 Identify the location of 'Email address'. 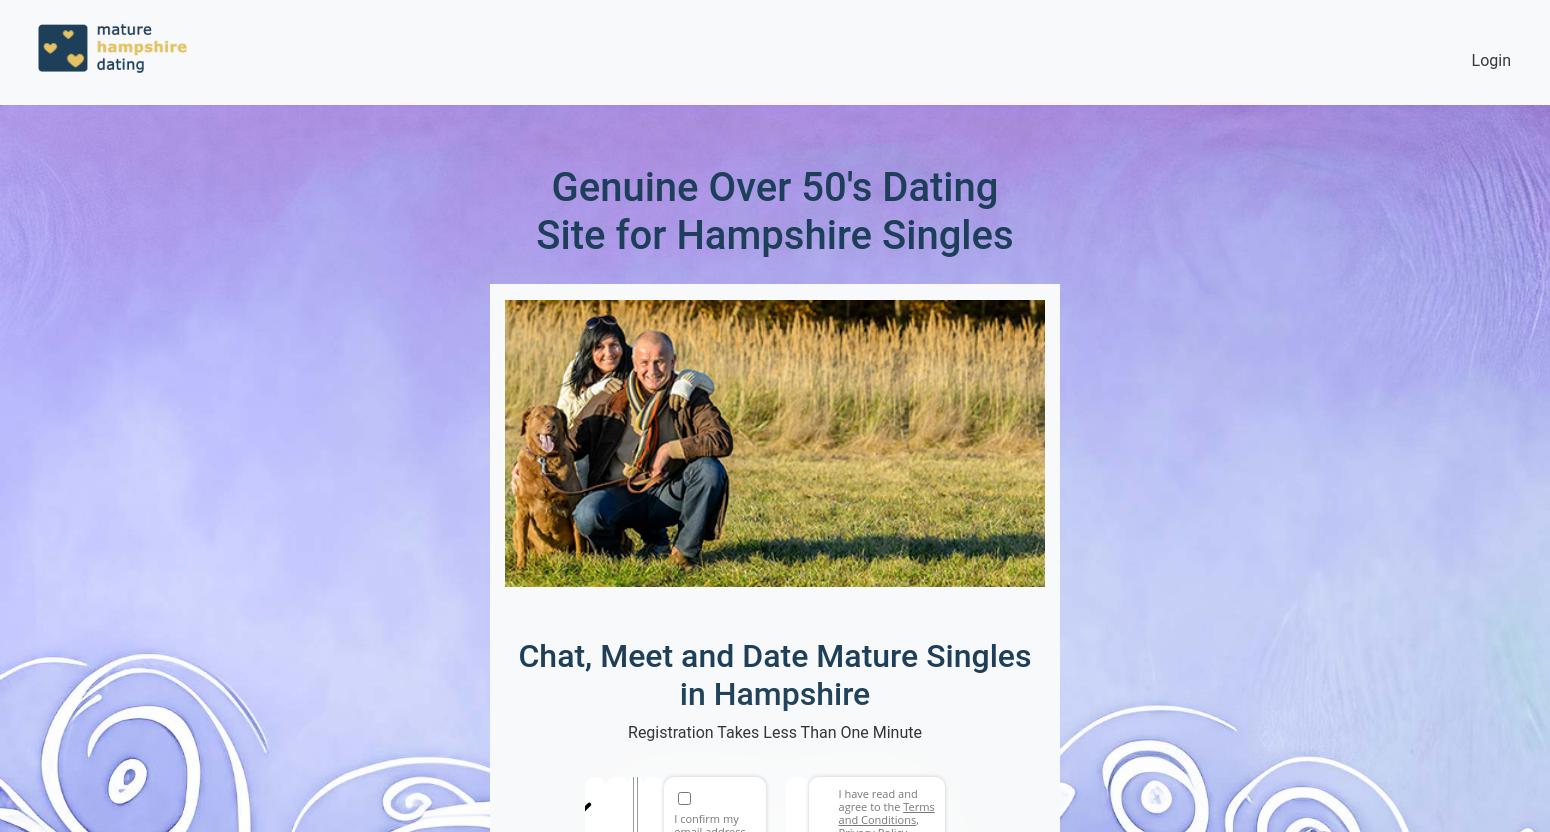
(690, 787).